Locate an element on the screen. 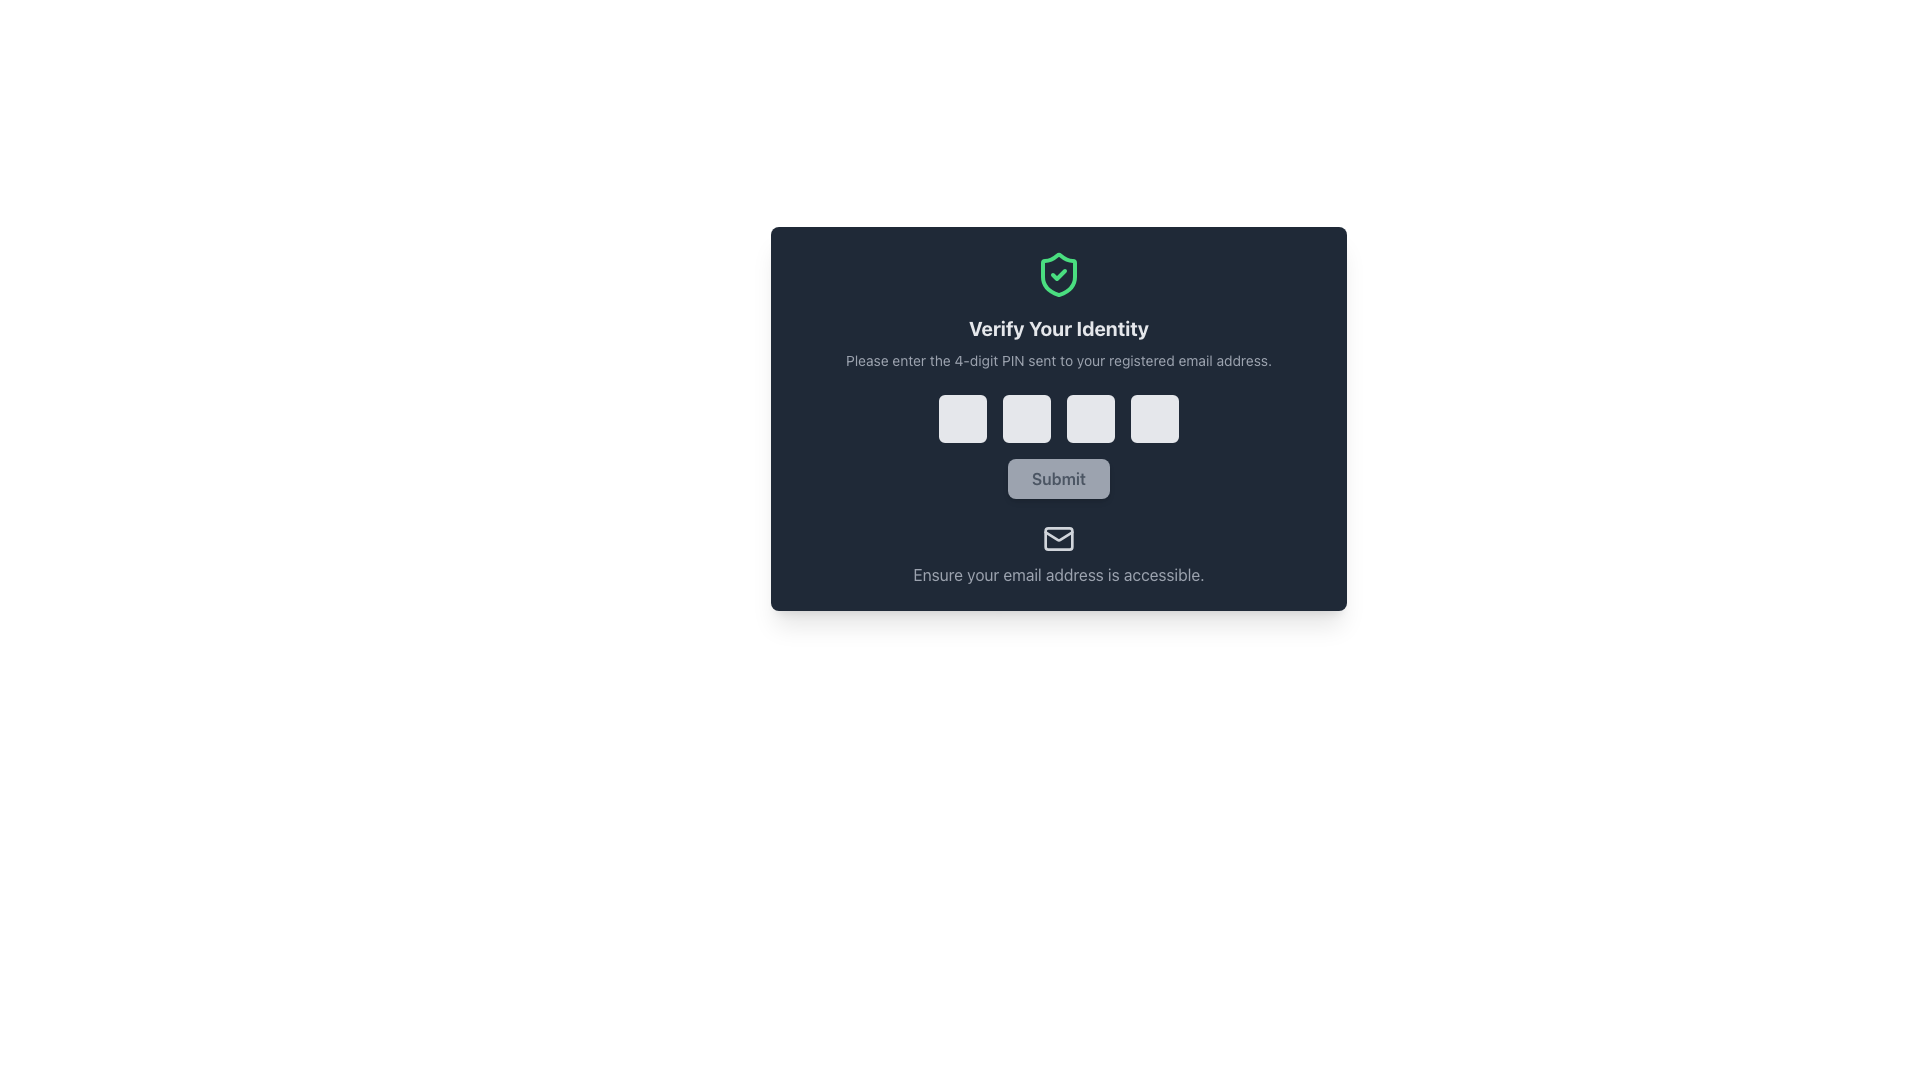  the grayish envelope icon component located at the lower section of the card layout is located at coordinates (1058, 538).